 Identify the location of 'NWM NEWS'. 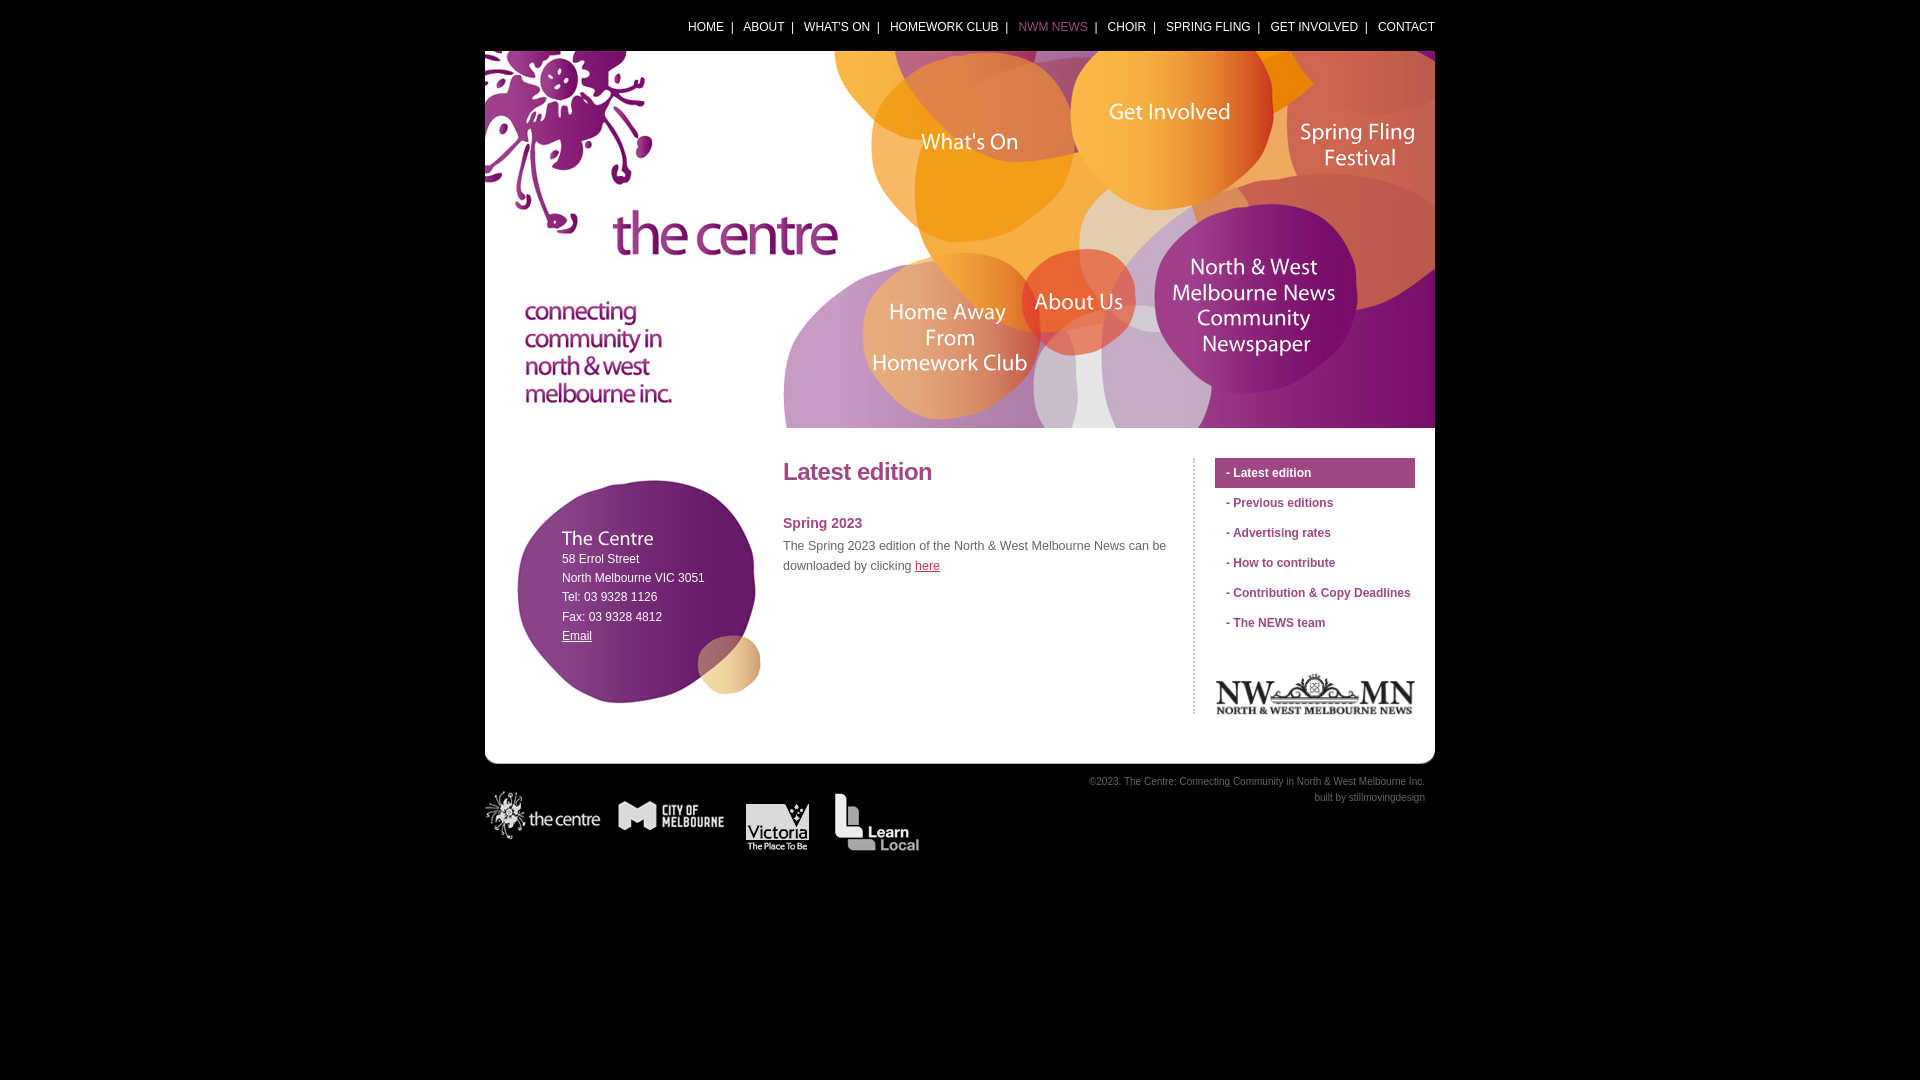
(1051, 27).